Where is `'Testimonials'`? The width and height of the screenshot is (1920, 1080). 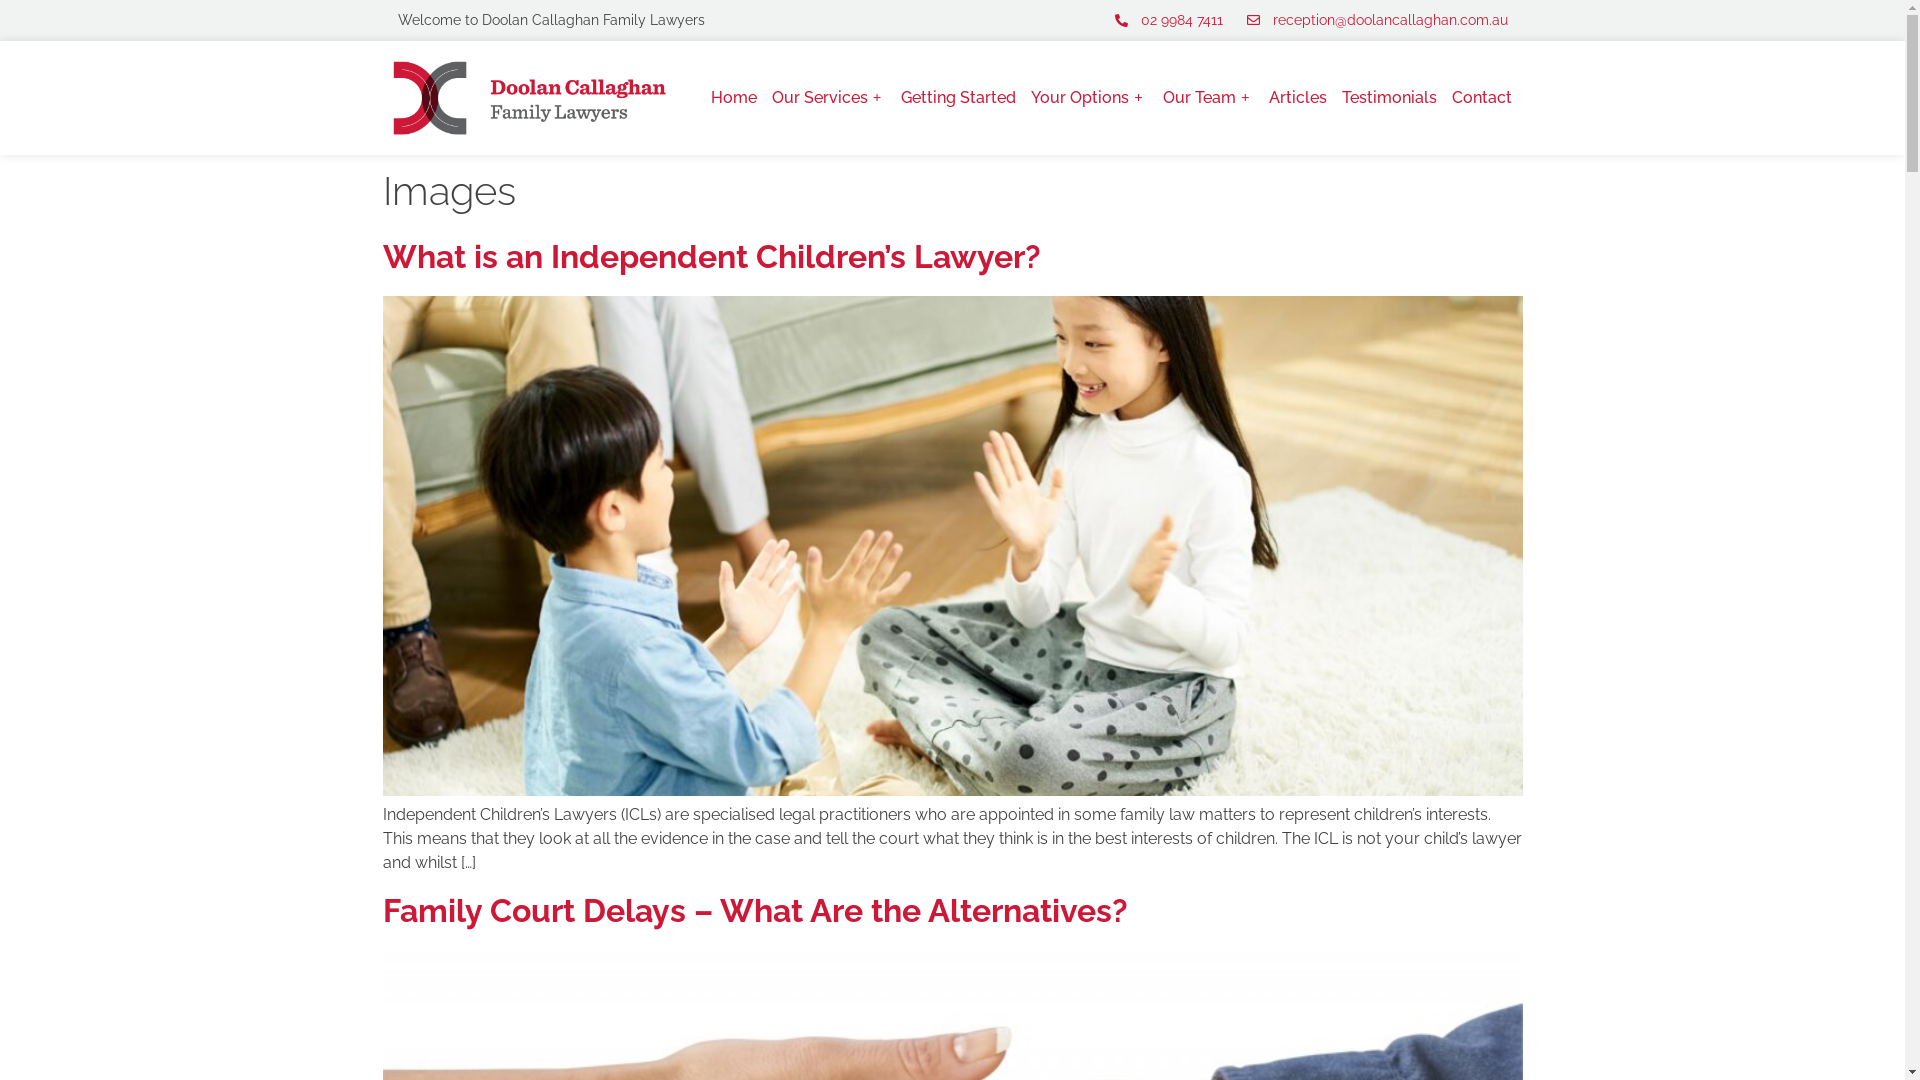 'Testimonials' is located at coordinates (1342, 97).